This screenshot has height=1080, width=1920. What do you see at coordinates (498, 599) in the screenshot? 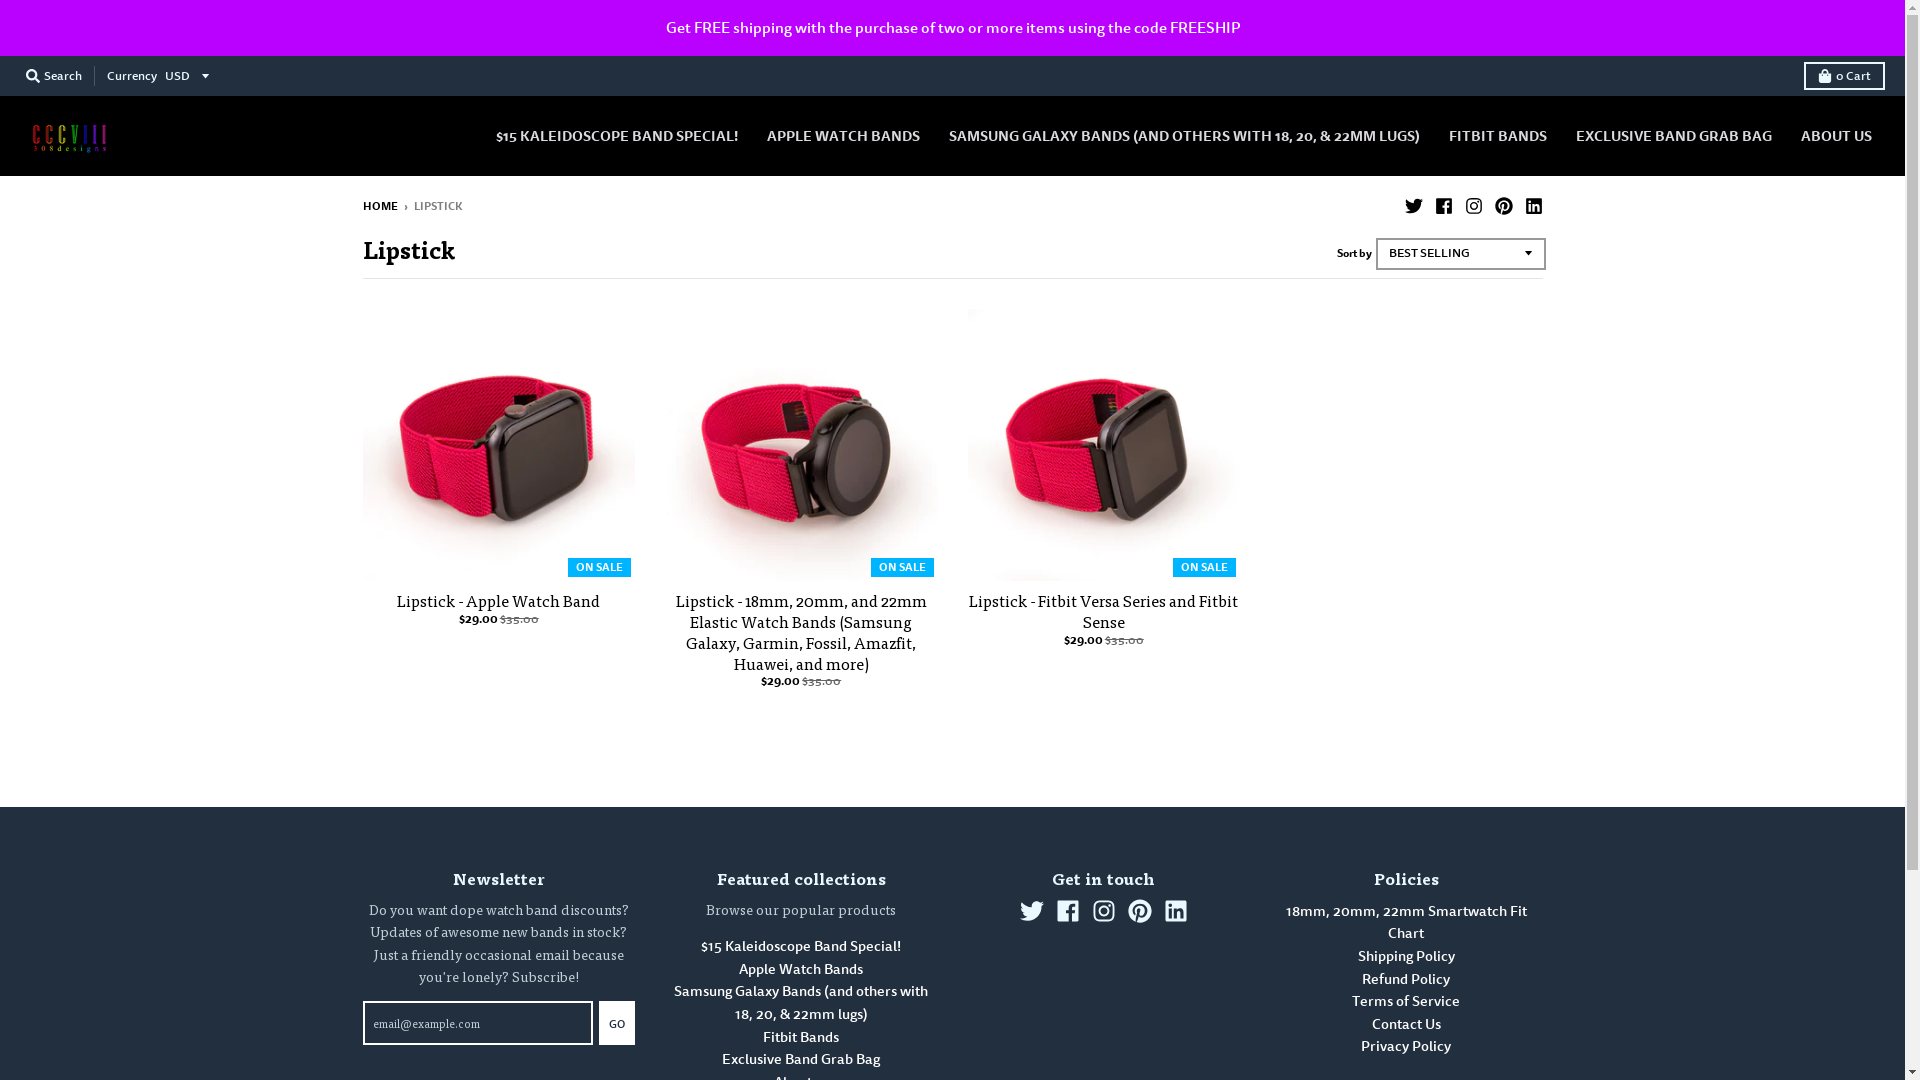
I see `'Lipstick - Apple Watch Band'` at bounding box center [498, 599].